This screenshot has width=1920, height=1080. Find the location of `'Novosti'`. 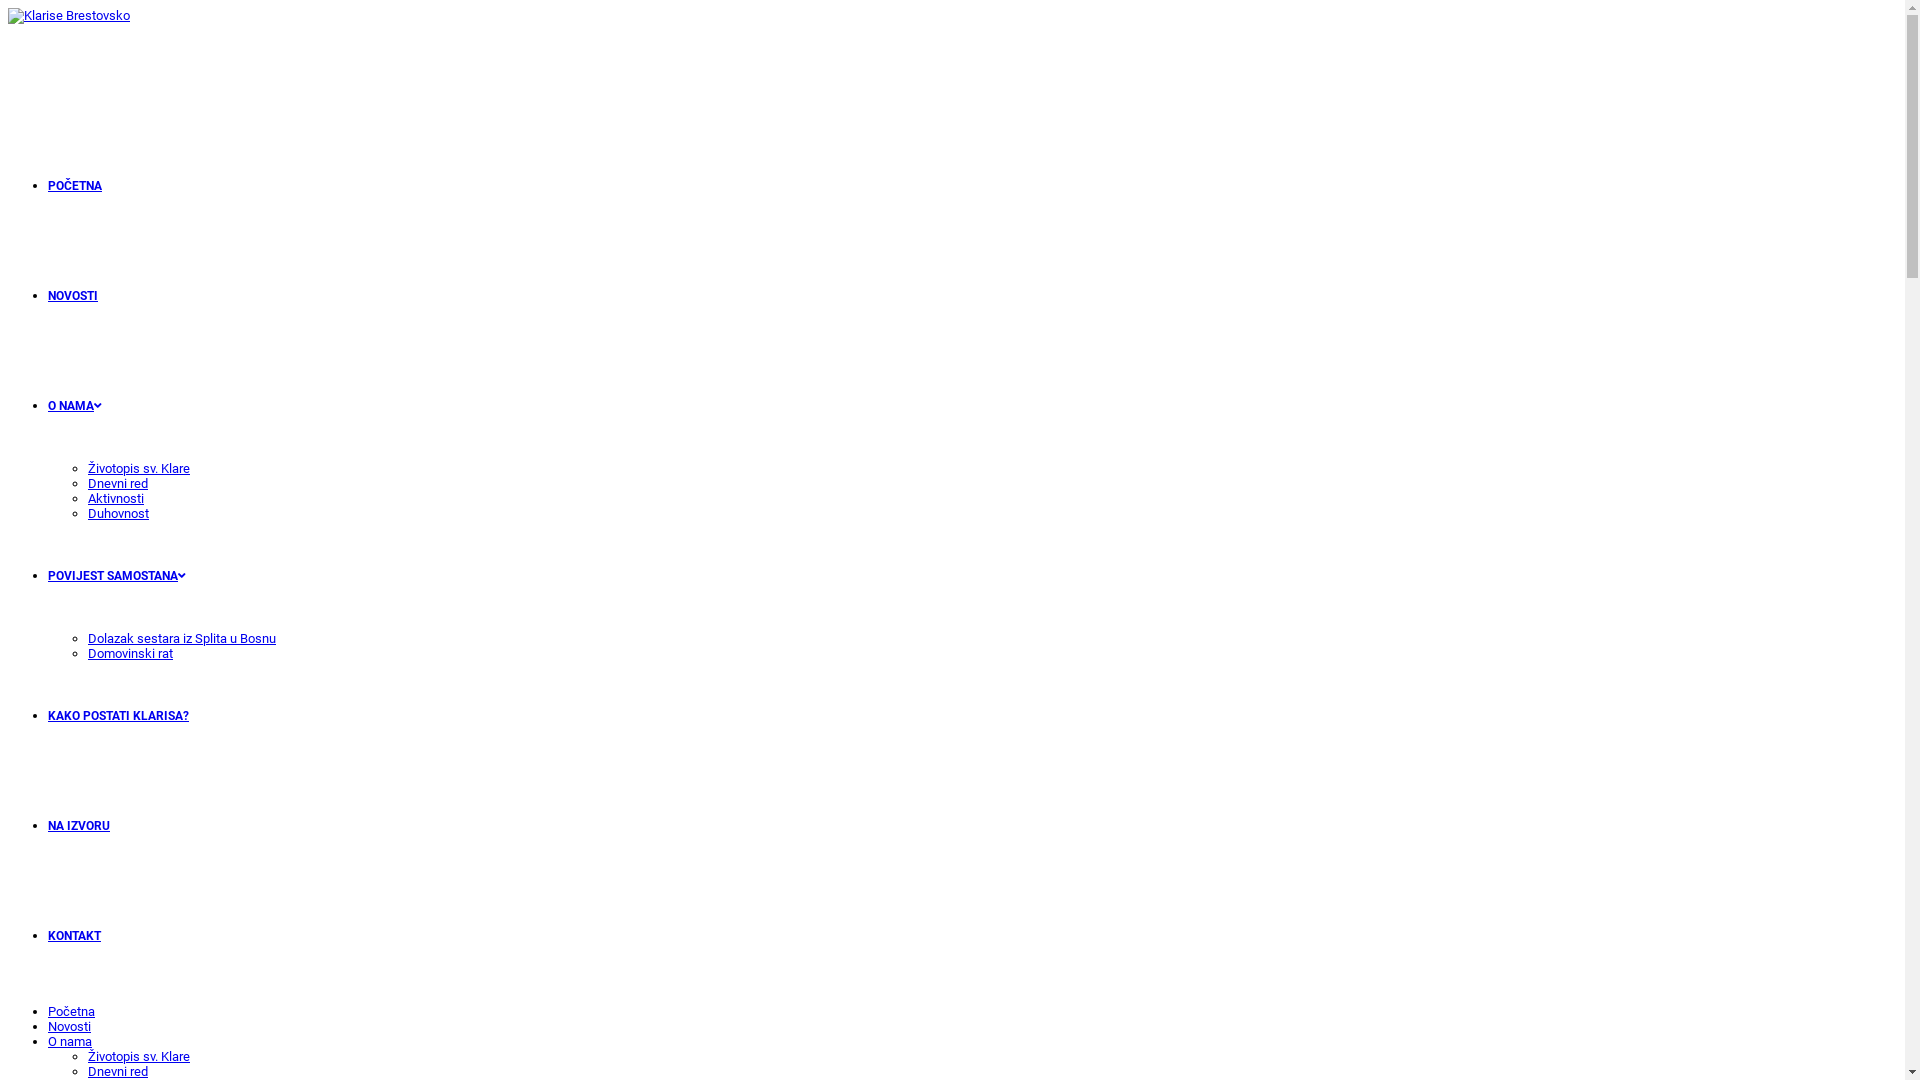

'Novosti' is located at coordinates (69, 1026).